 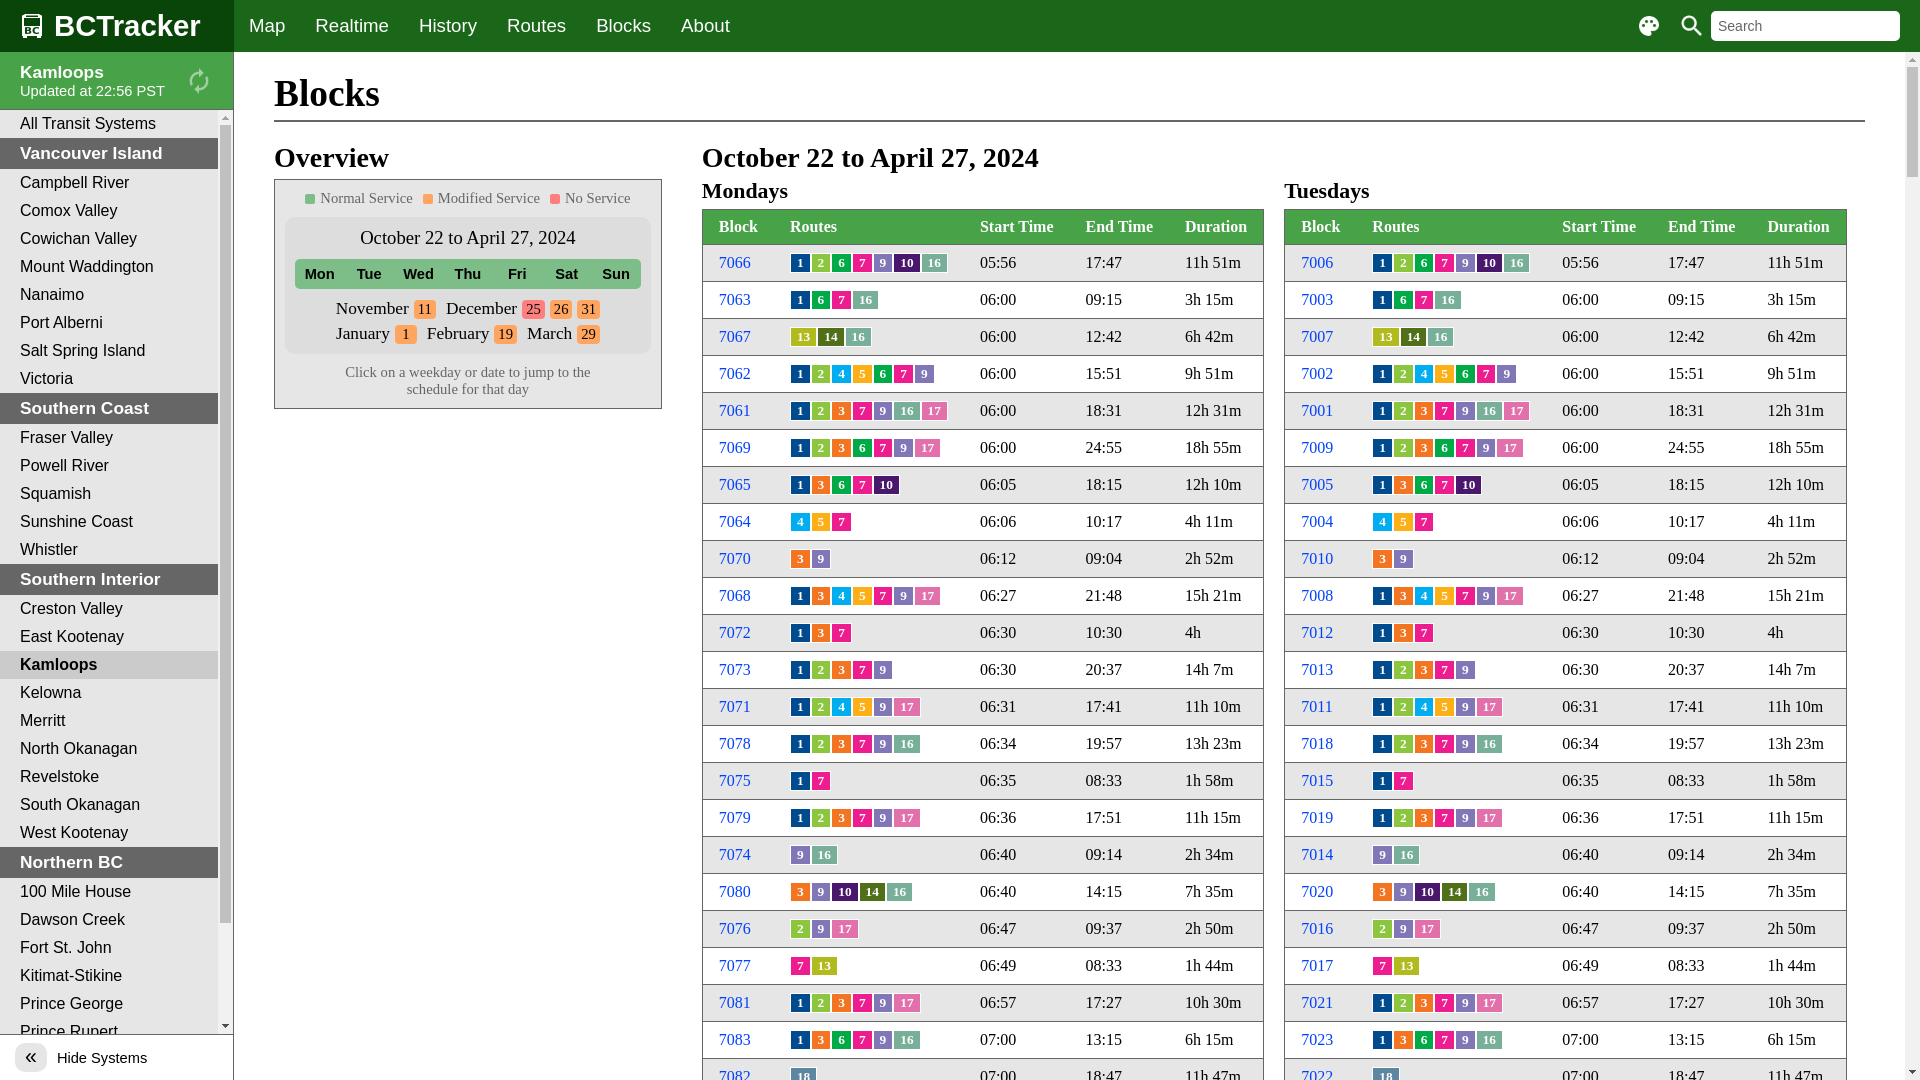 I want to click on 'Powell River', so click(x=108, y=466).